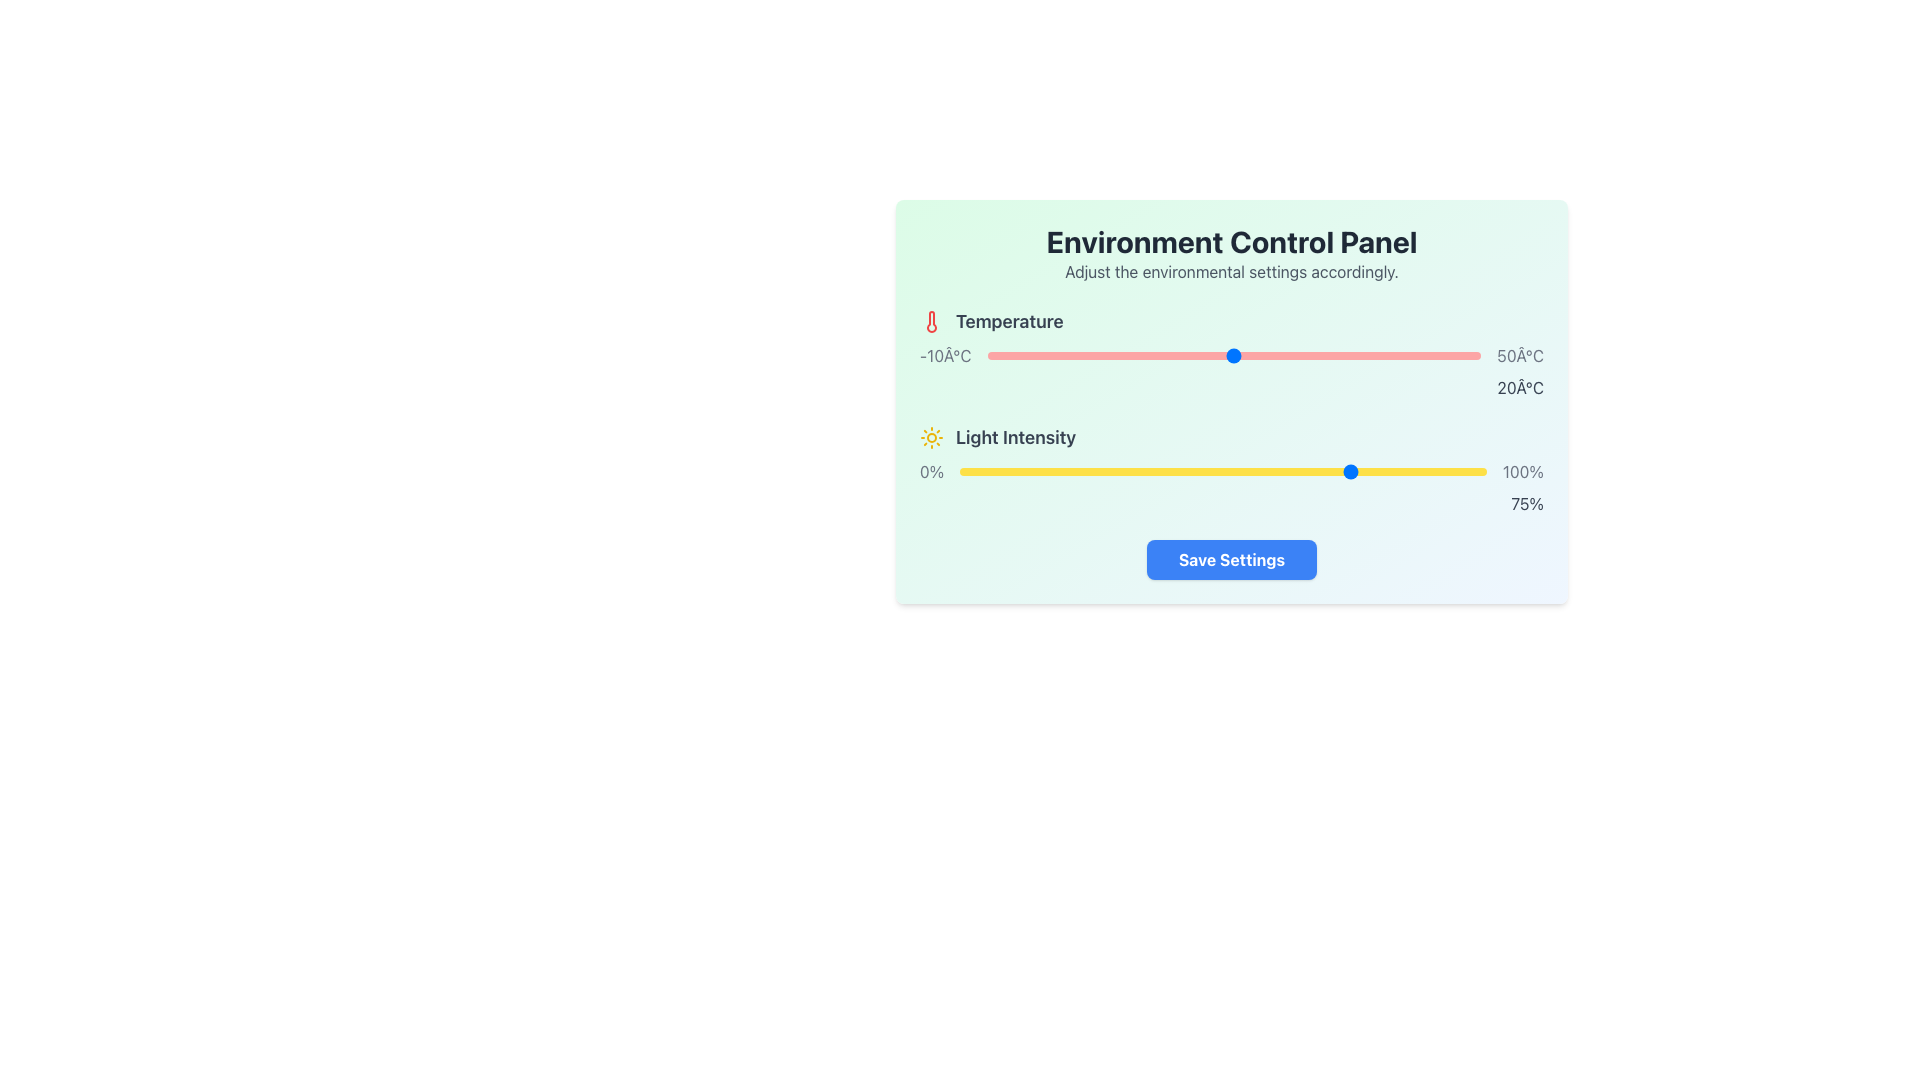 The image size is (1920, 1080). I want to click on the temperature range slider located in the 'Environment Control Panel' section, which is the only slider between the '-10°C' and '50°C' labels, to receive potential feedback, so click(1233, 354).